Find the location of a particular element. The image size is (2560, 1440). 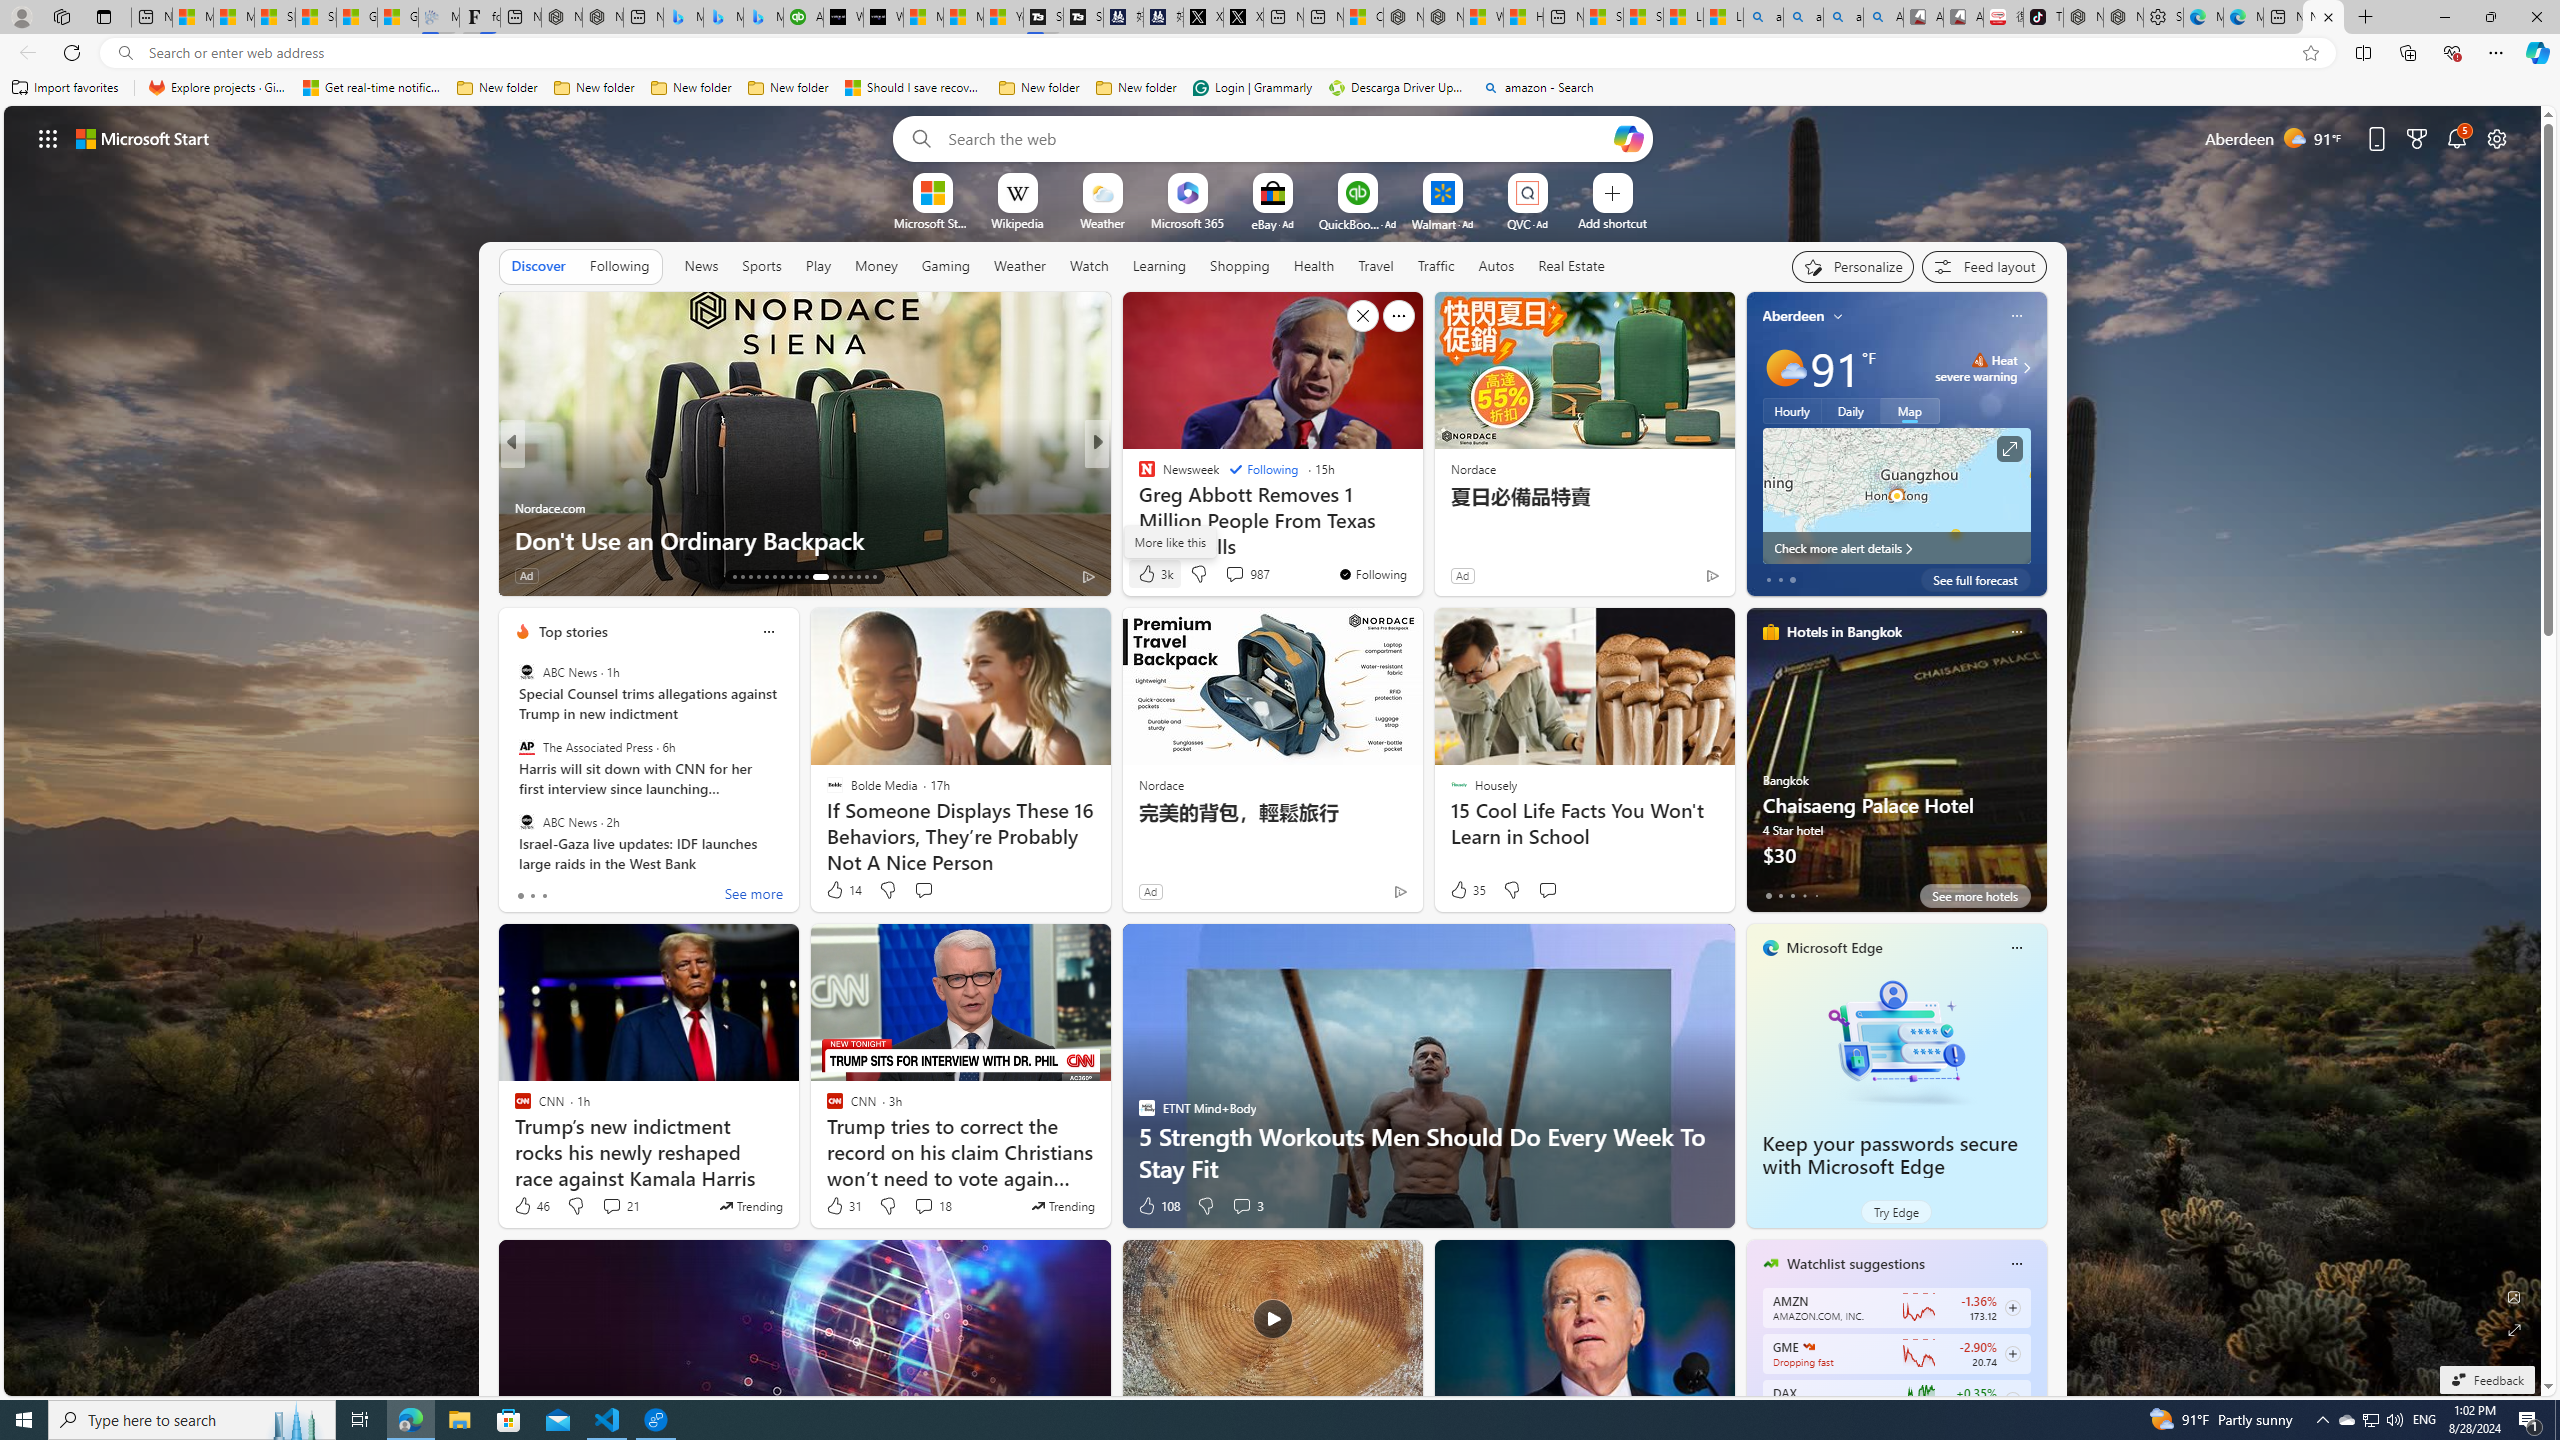

'POLITICO' is located at coordinates (1137, 474).